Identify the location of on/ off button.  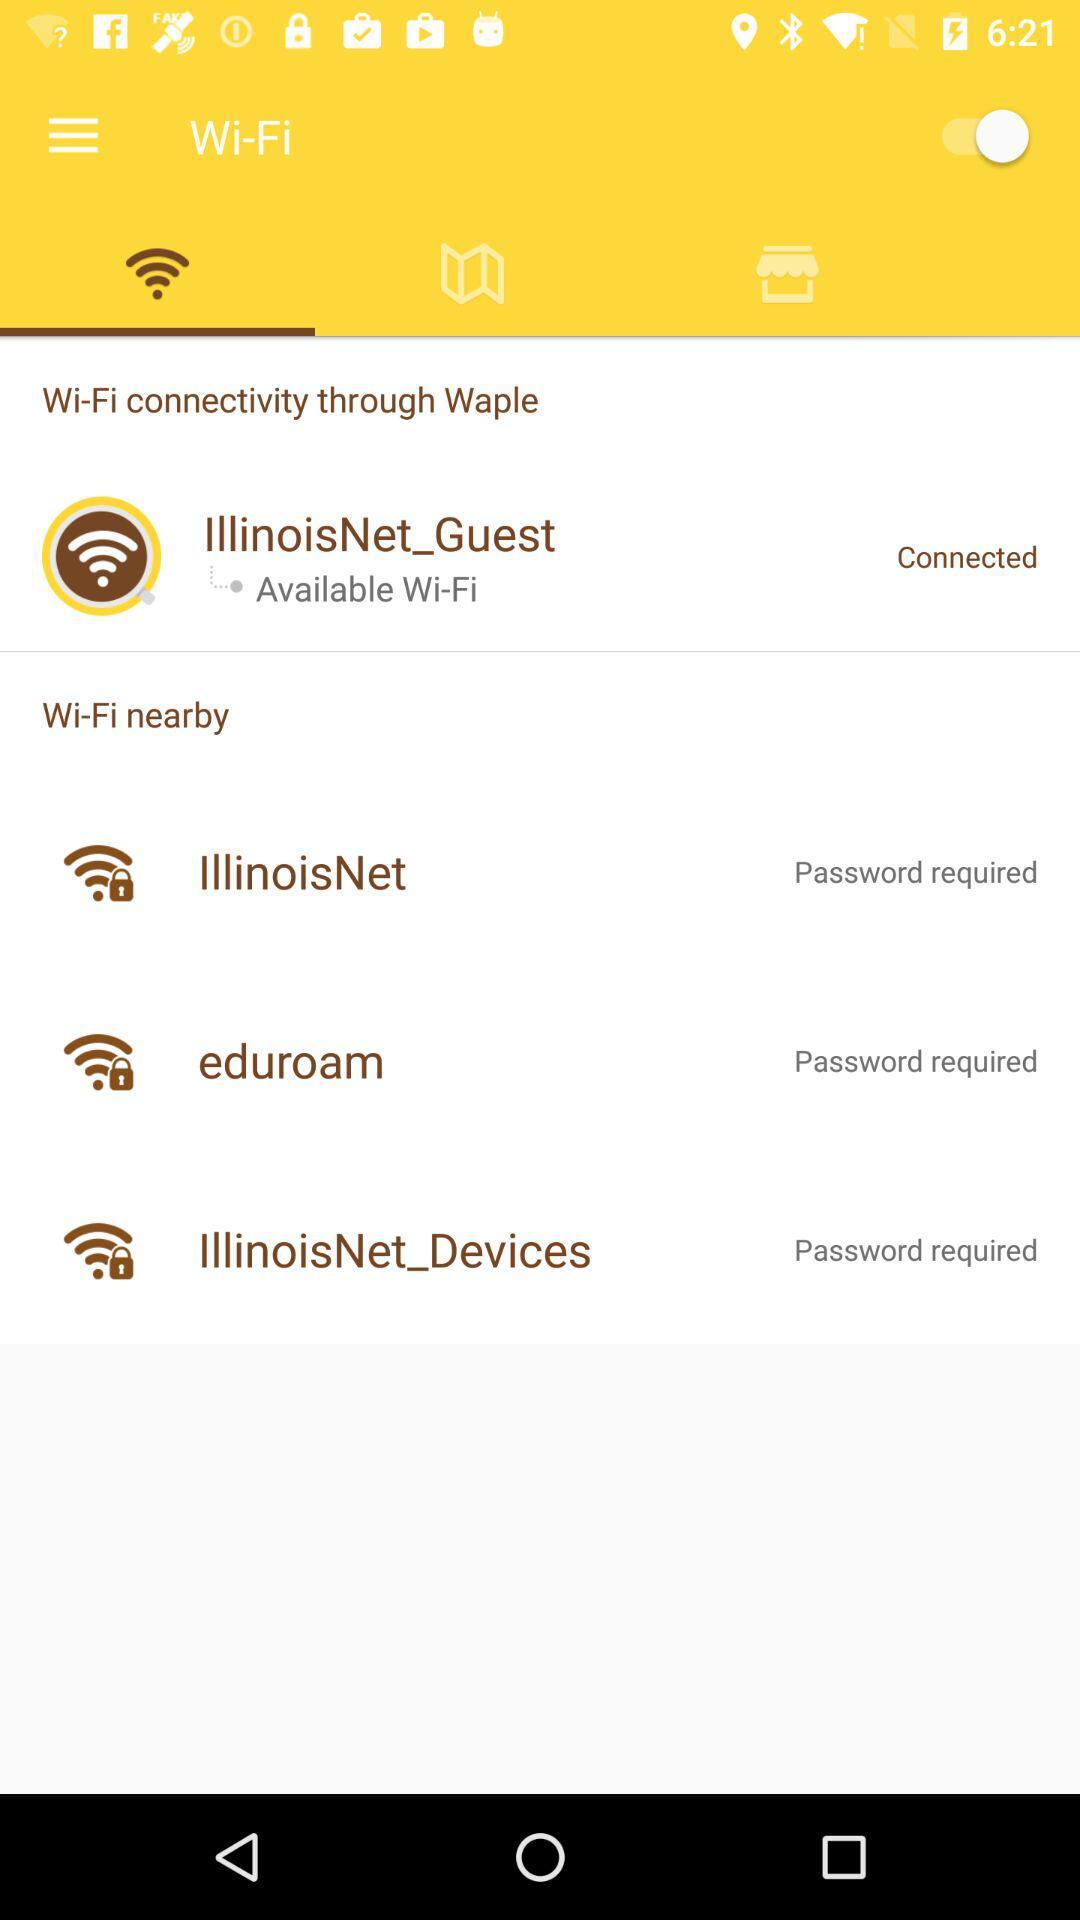
(974, 135).